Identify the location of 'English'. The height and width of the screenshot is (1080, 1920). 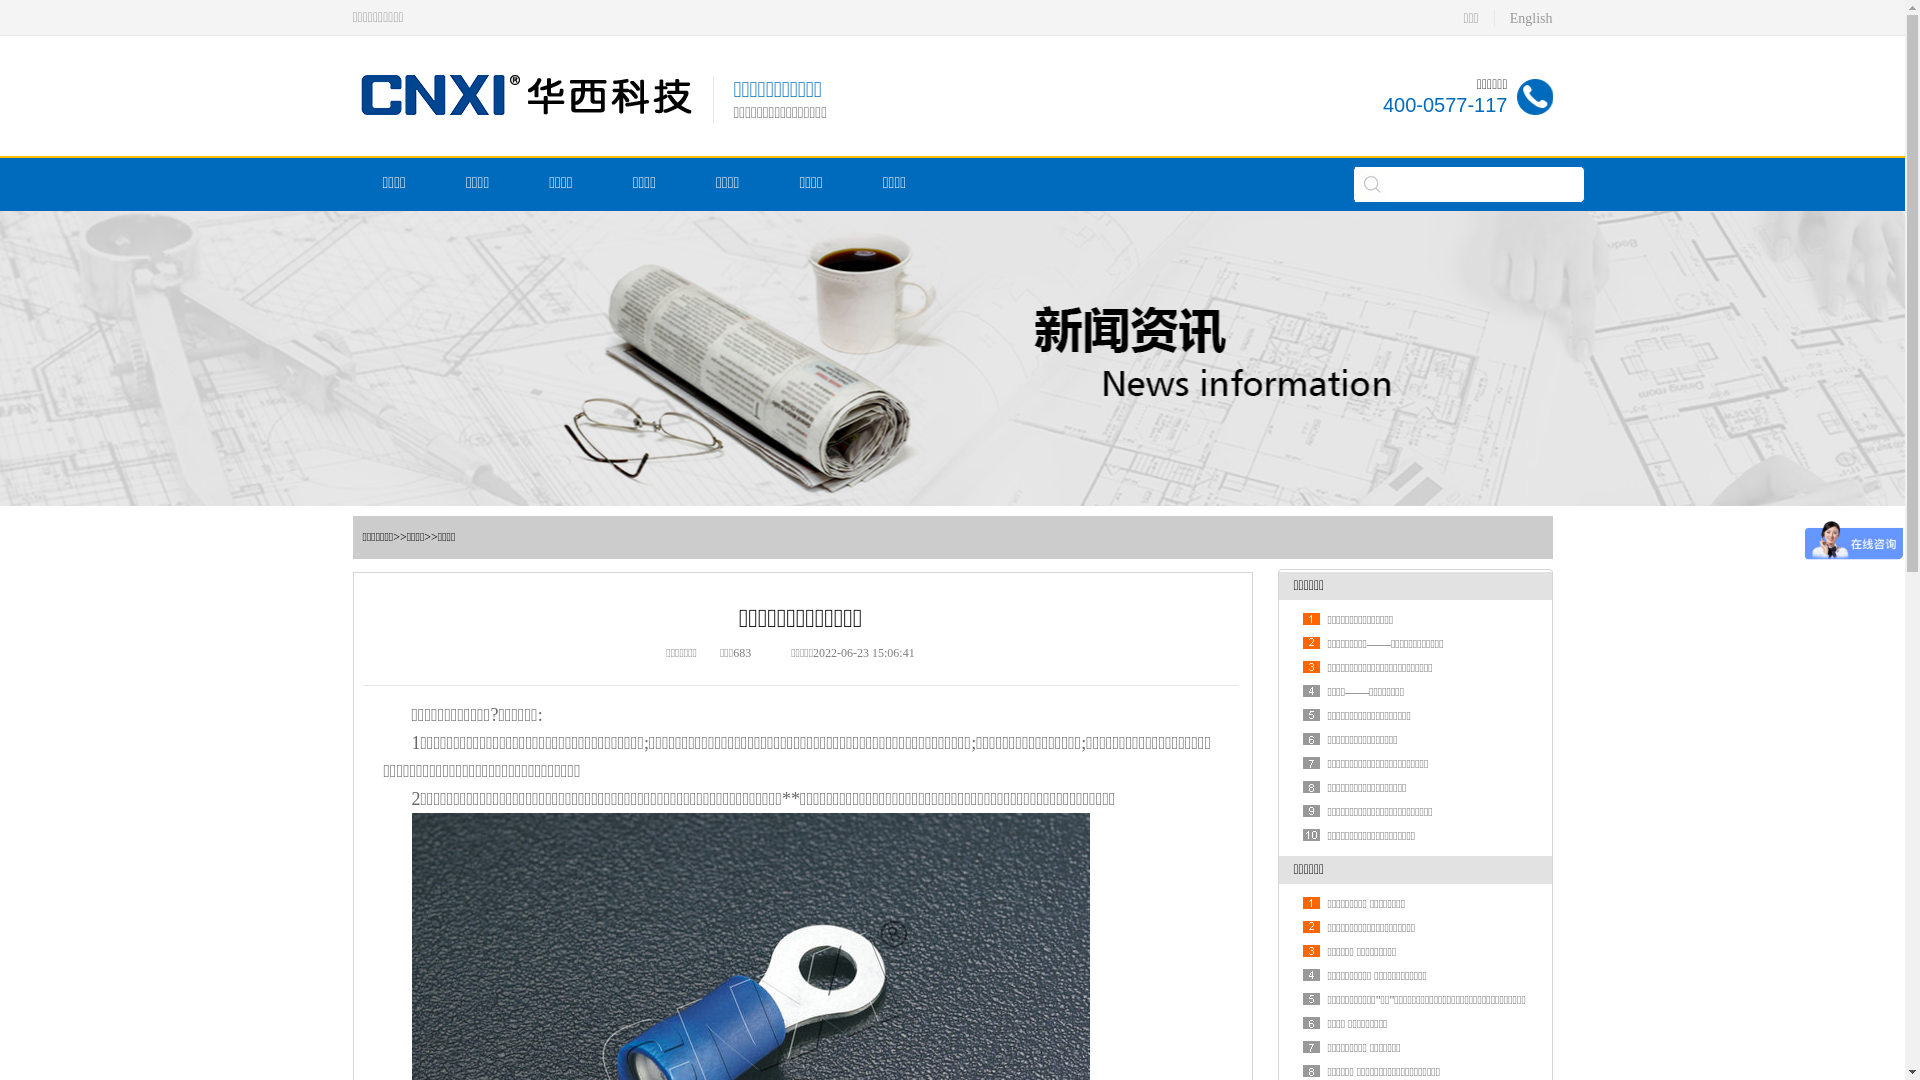
(1530, 18).